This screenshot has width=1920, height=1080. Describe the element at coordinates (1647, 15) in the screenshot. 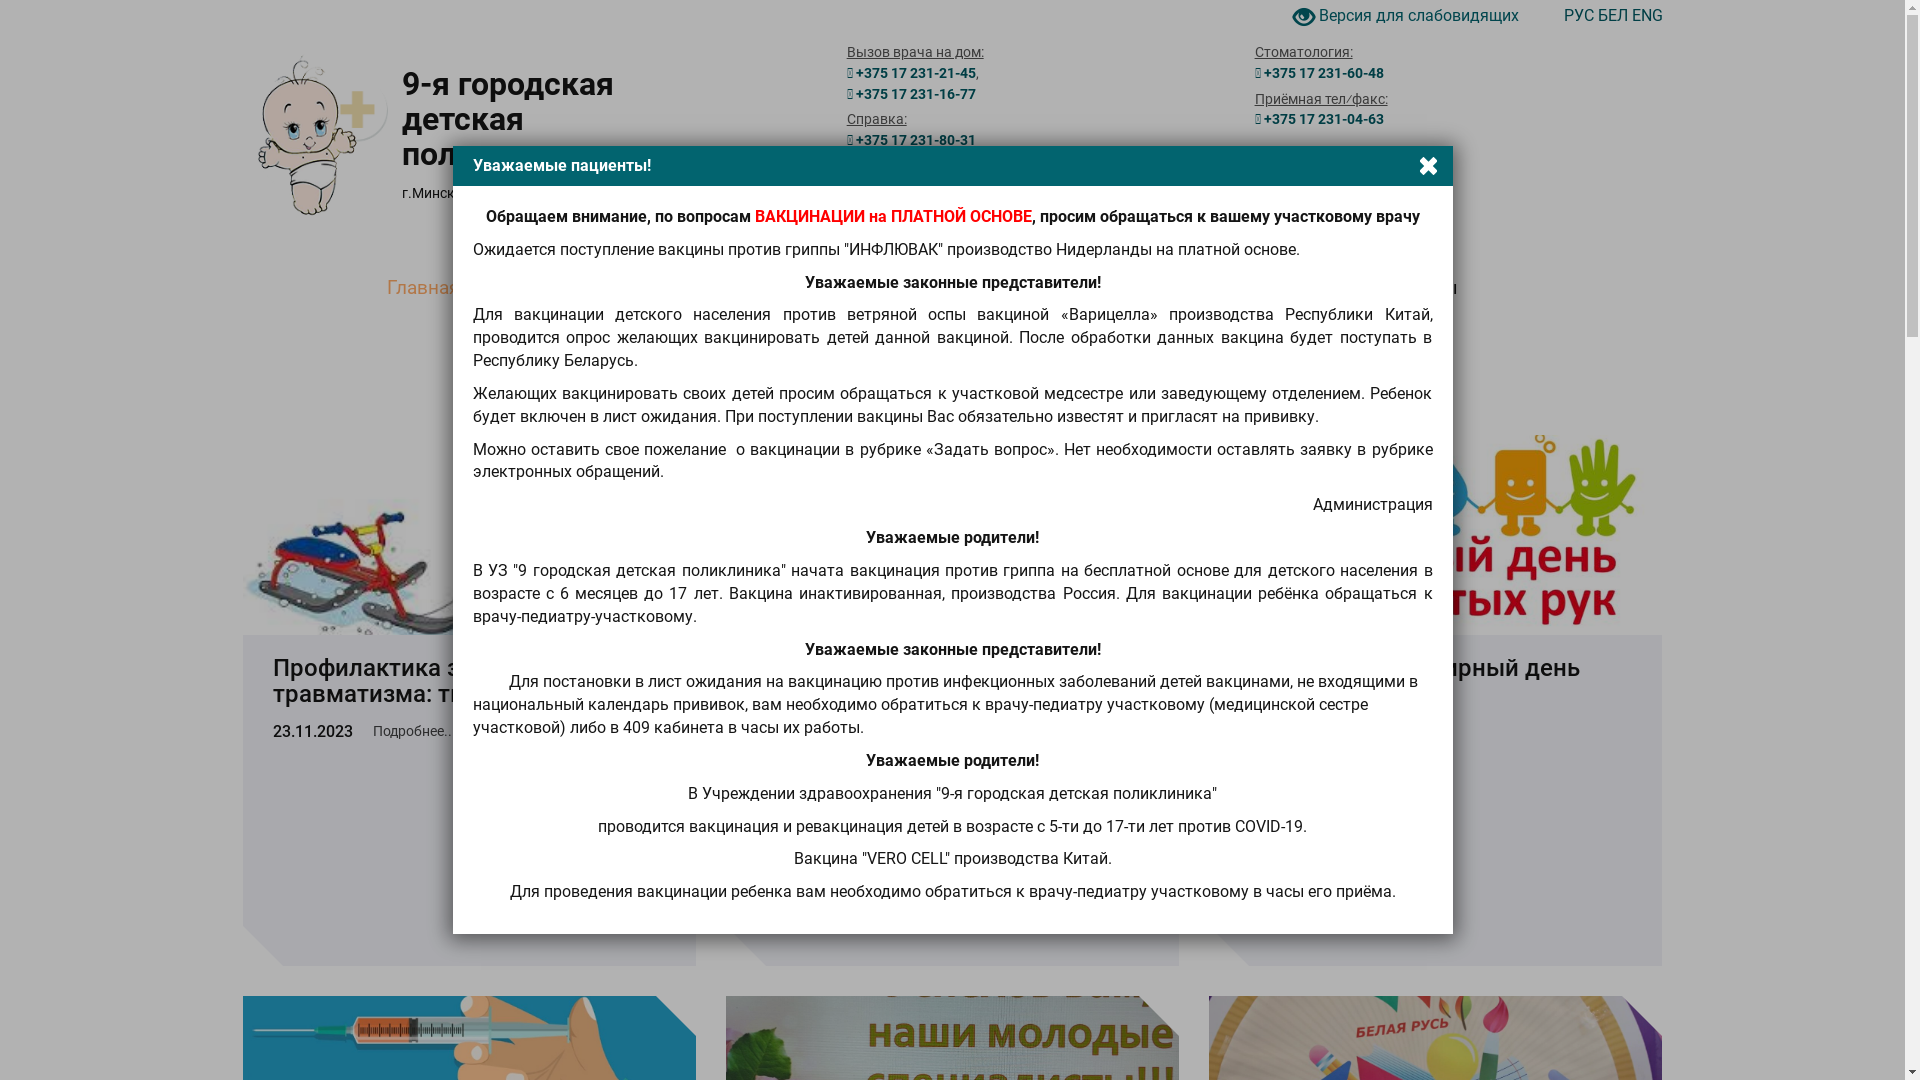

I see `'ENG'` at that location.